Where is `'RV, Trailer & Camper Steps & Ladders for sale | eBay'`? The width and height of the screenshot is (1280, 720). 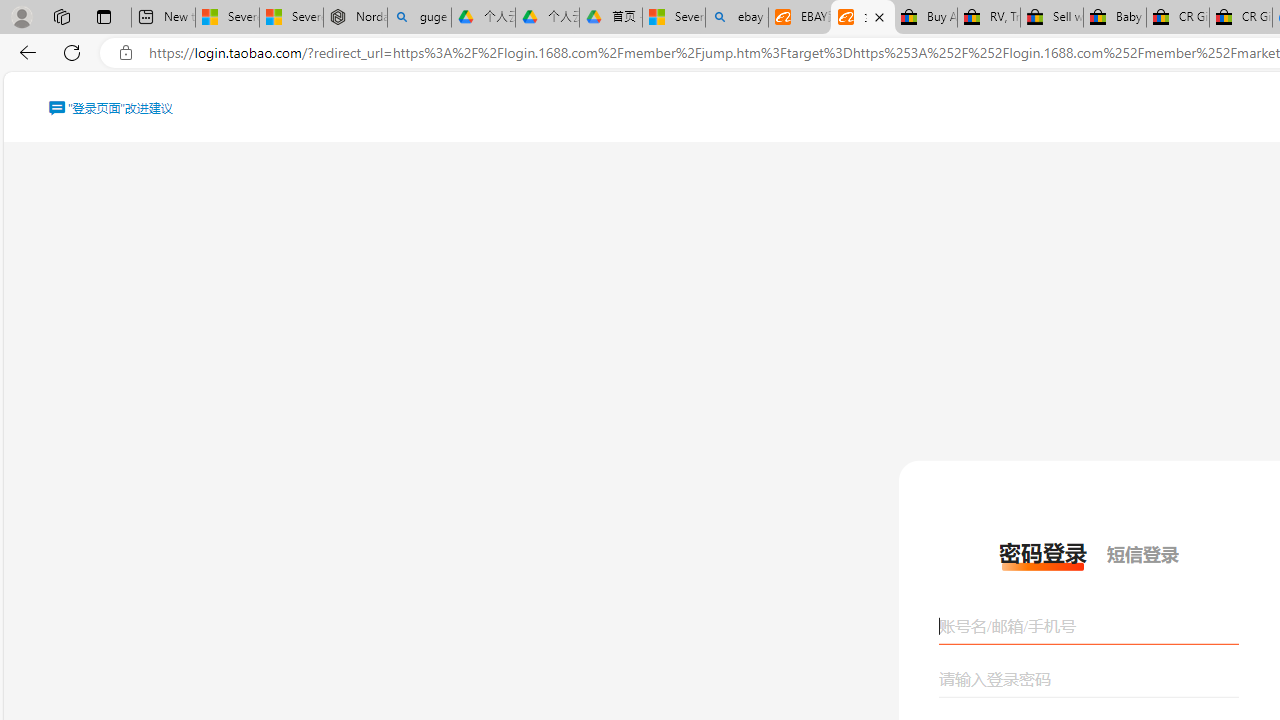 'RV, Trailer & Camper Steps & Ladders for sale | eBay' is located at coordinates (988, 17).